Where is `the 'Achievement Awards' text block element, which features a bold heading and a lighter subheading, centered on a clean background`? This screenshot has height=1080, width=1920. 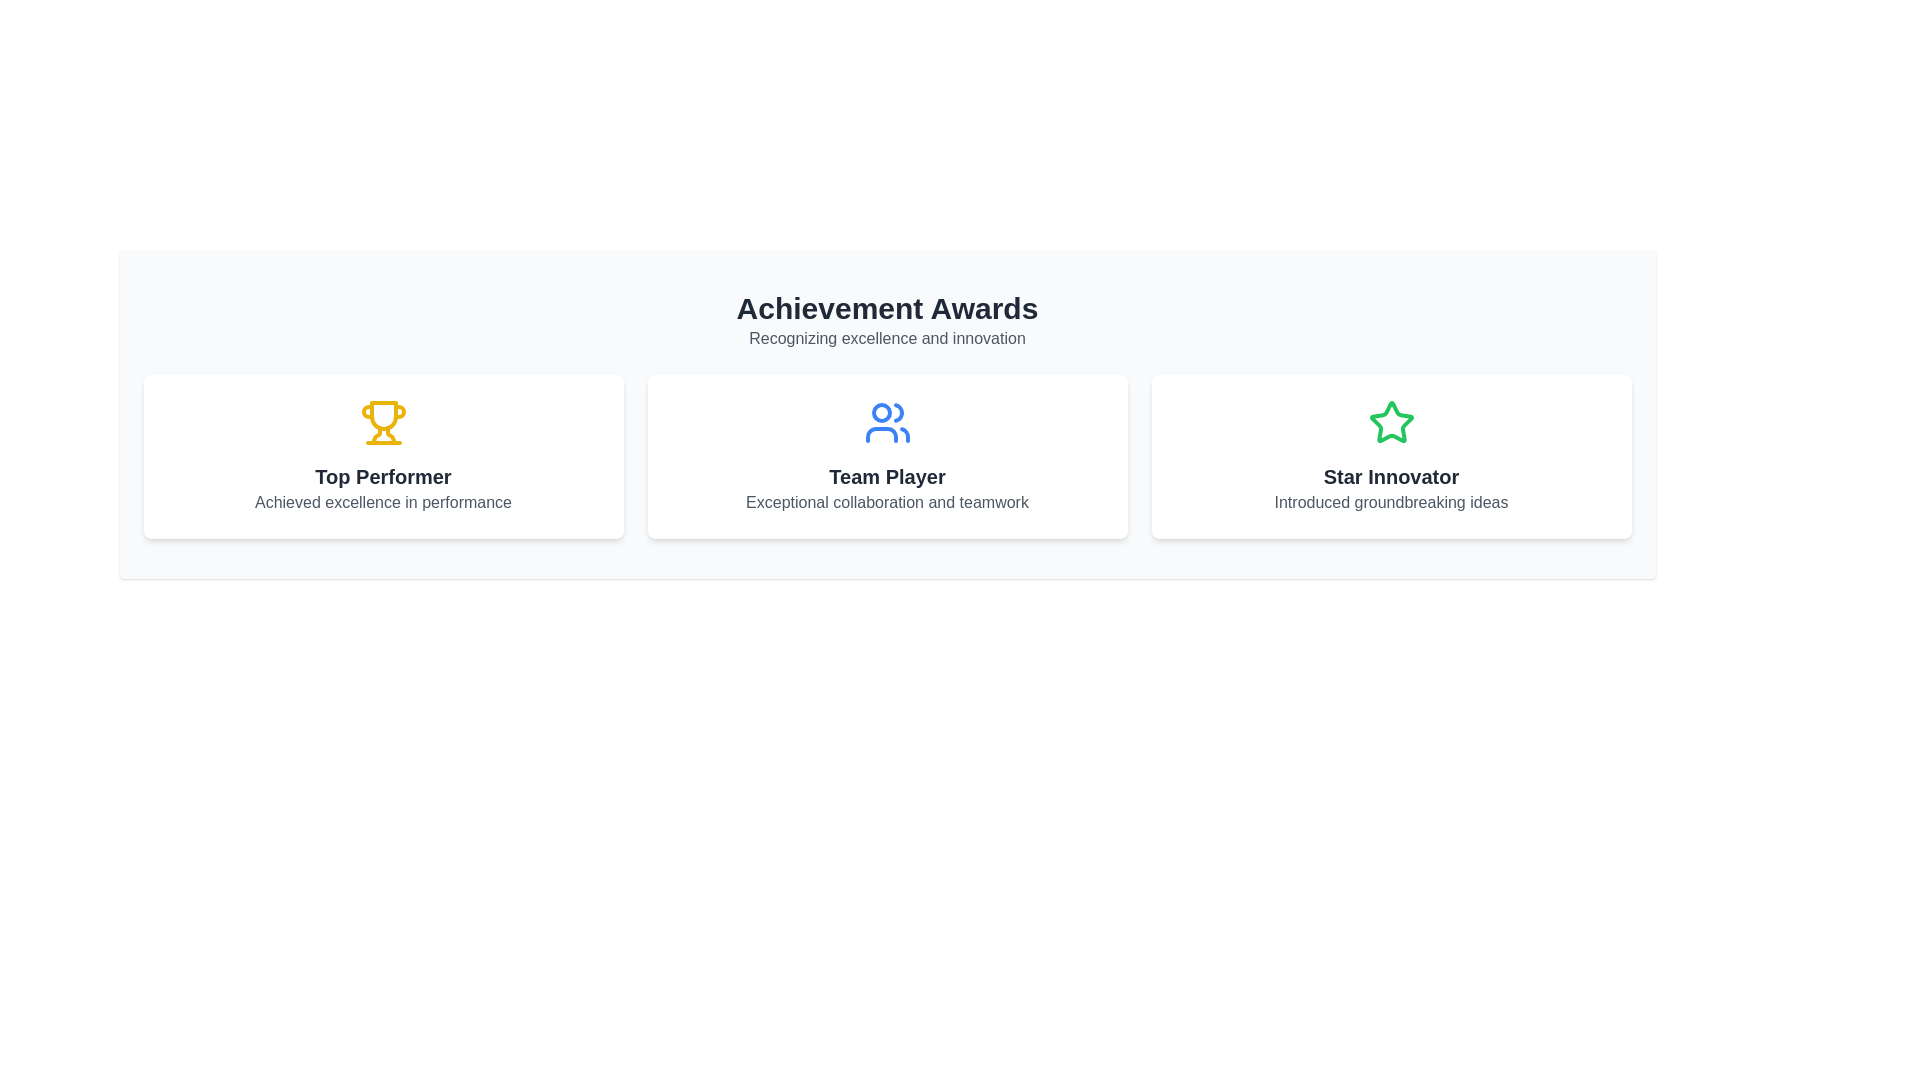
the 'Achievement Awards' text block element, which features a bold heading and a lighter subheading, centered on a clean background is located at coordinates (886, 319).